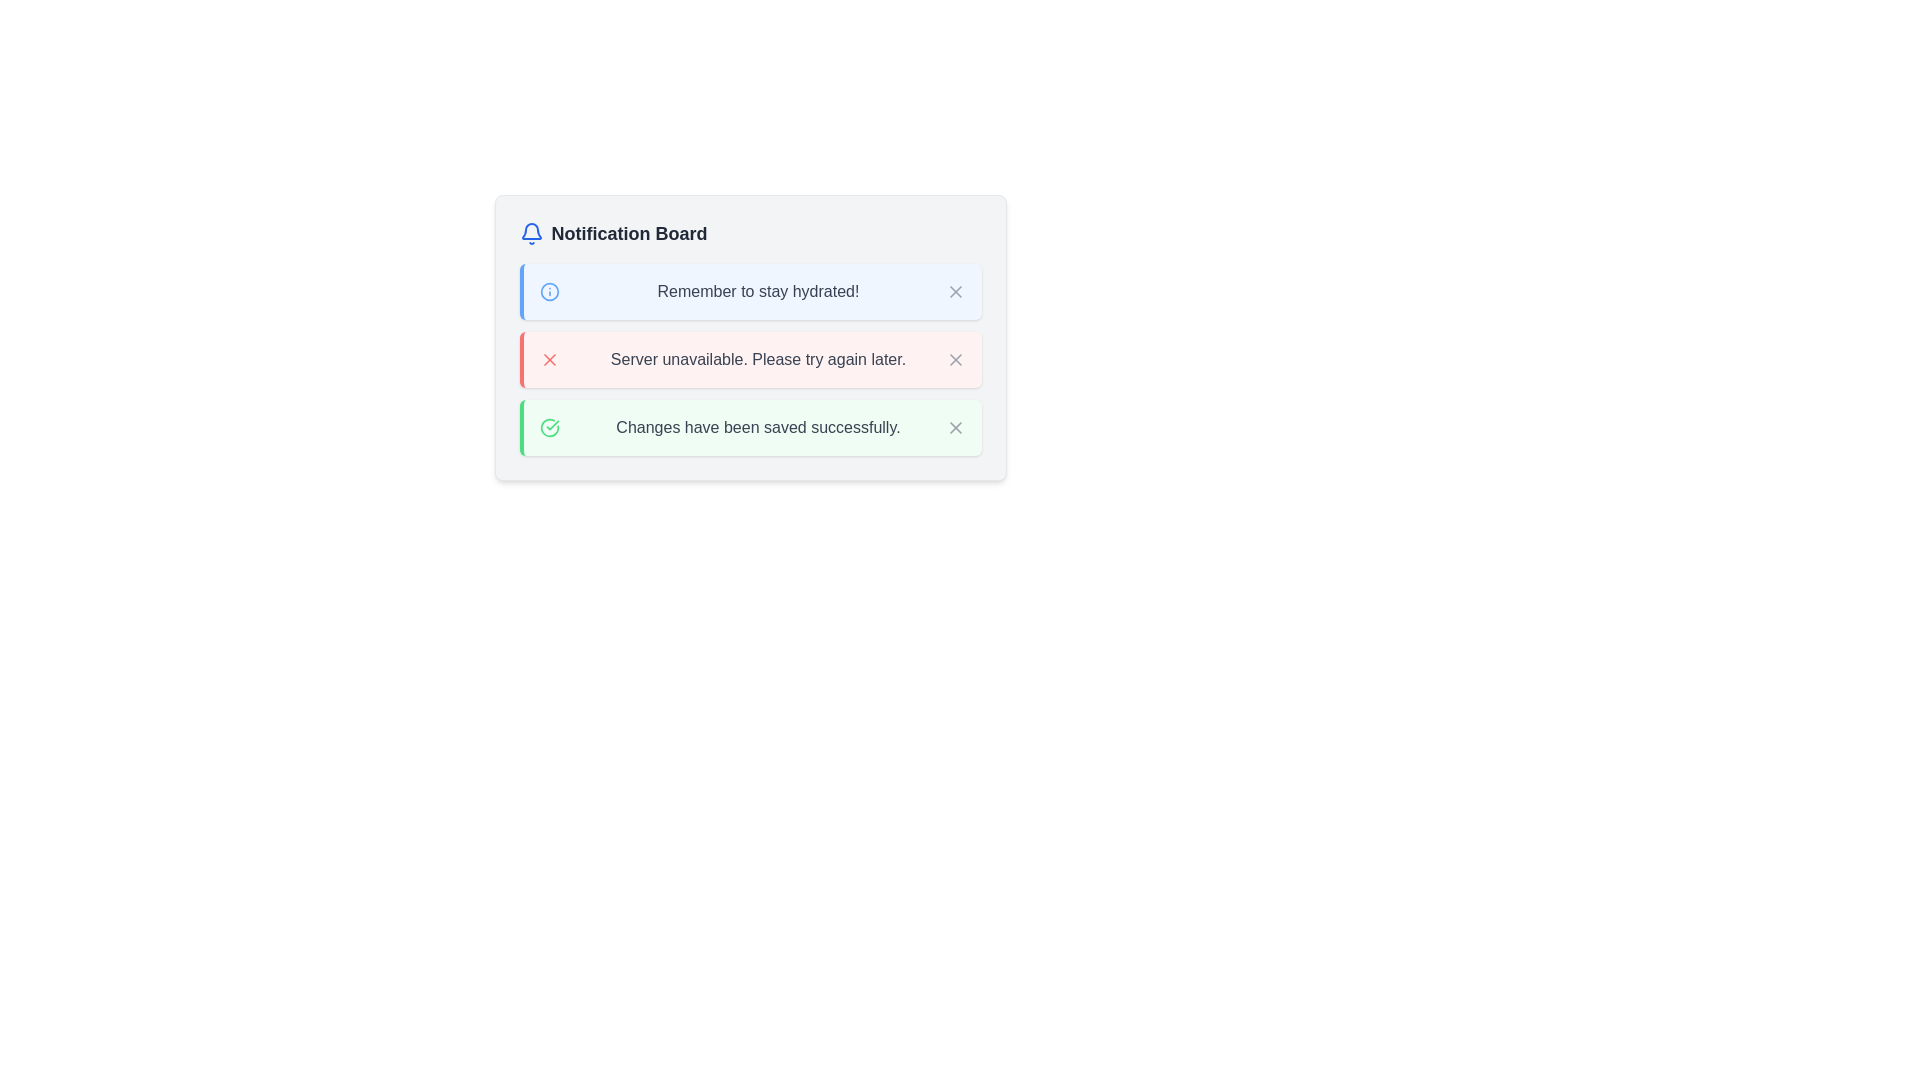  What do you see at coordinates (757, 427) in the screenshot?
I see `text from the text label displaying 'Changes have been saved successfully.' located in the light green notification box, positioned to the right of a green check icon` at bounding box center [757, 427].